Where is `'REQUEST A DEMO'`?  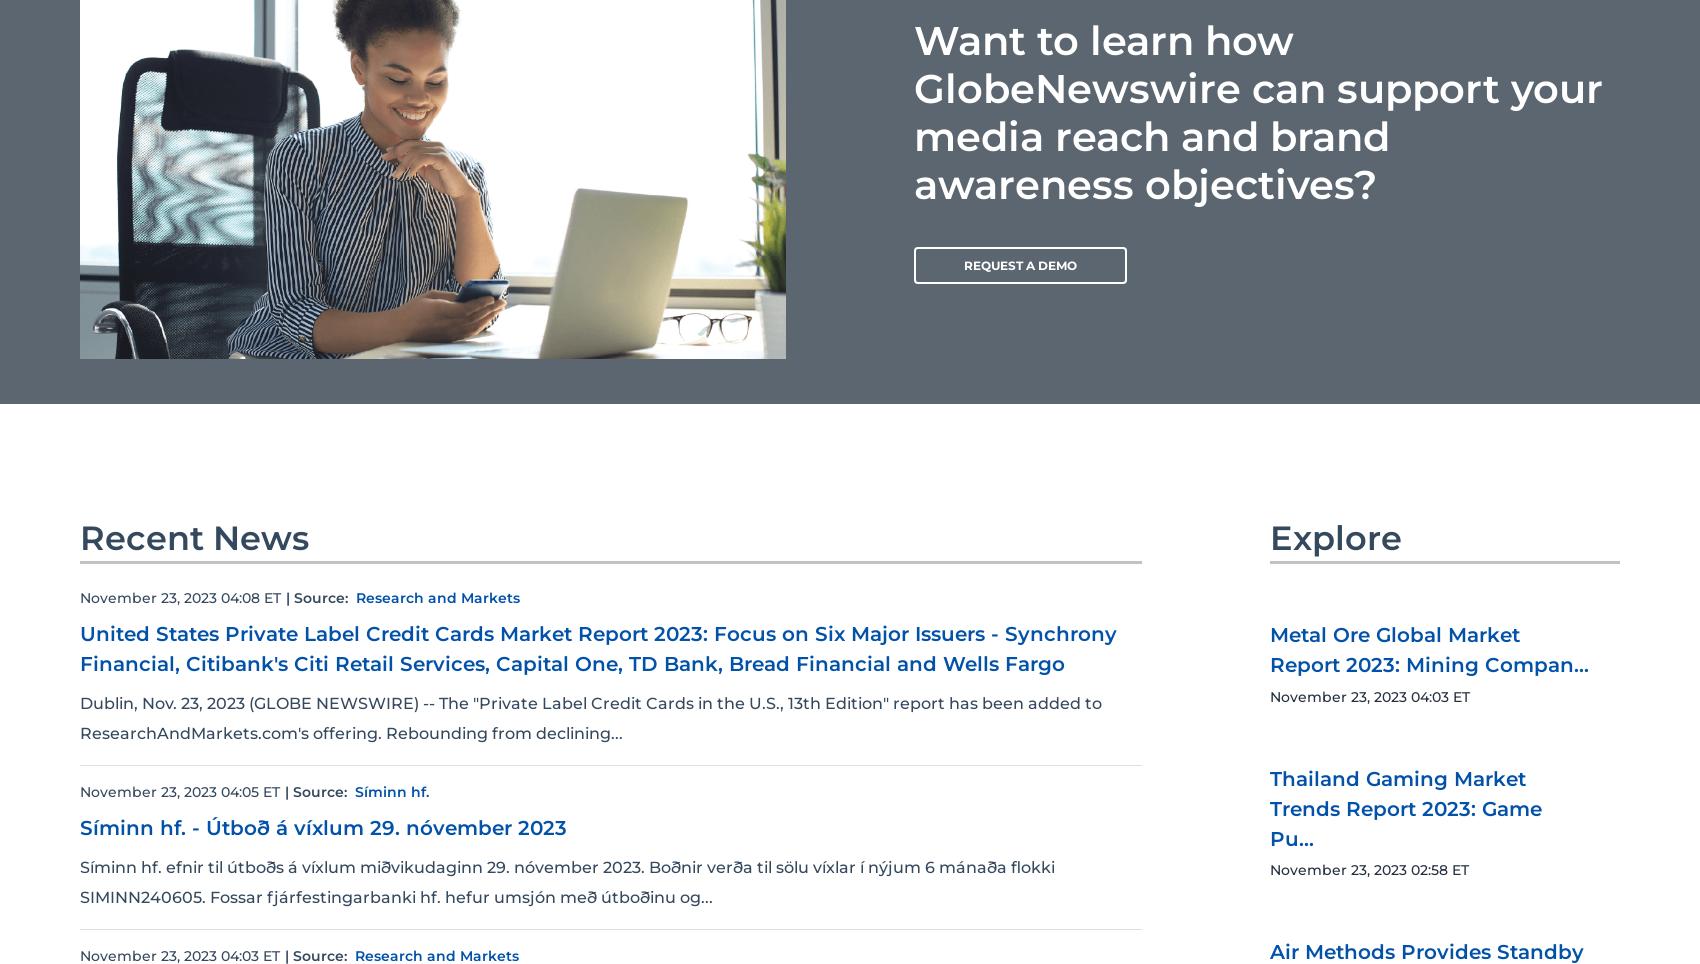
'REQUEST A DEMO' is located at coordinates (1019, 264).